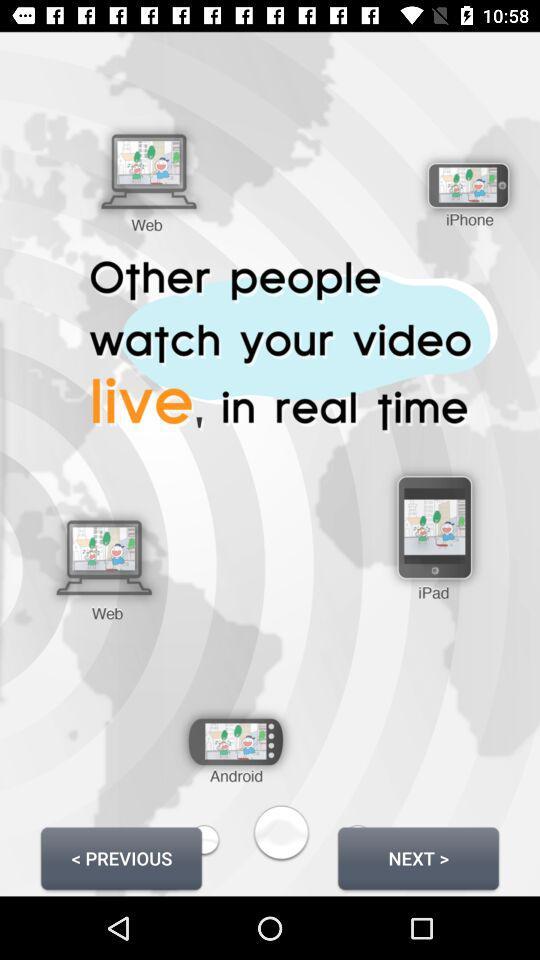 Image resolution: width=540 pixels, height=960 pixels. Describe the element at coordinates (121, 857) in the screenshot. I see `the < previous icon` at that location.